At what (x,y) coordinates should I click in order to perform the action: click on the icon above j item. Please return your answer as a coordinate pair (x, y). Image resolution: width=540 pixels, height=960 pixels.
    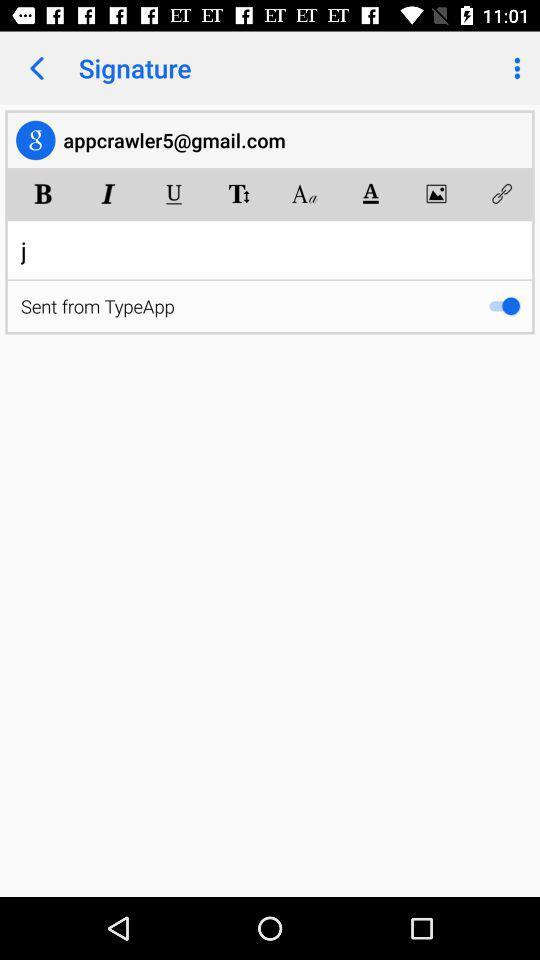
    Looking at the image, I should click on (108, 193).